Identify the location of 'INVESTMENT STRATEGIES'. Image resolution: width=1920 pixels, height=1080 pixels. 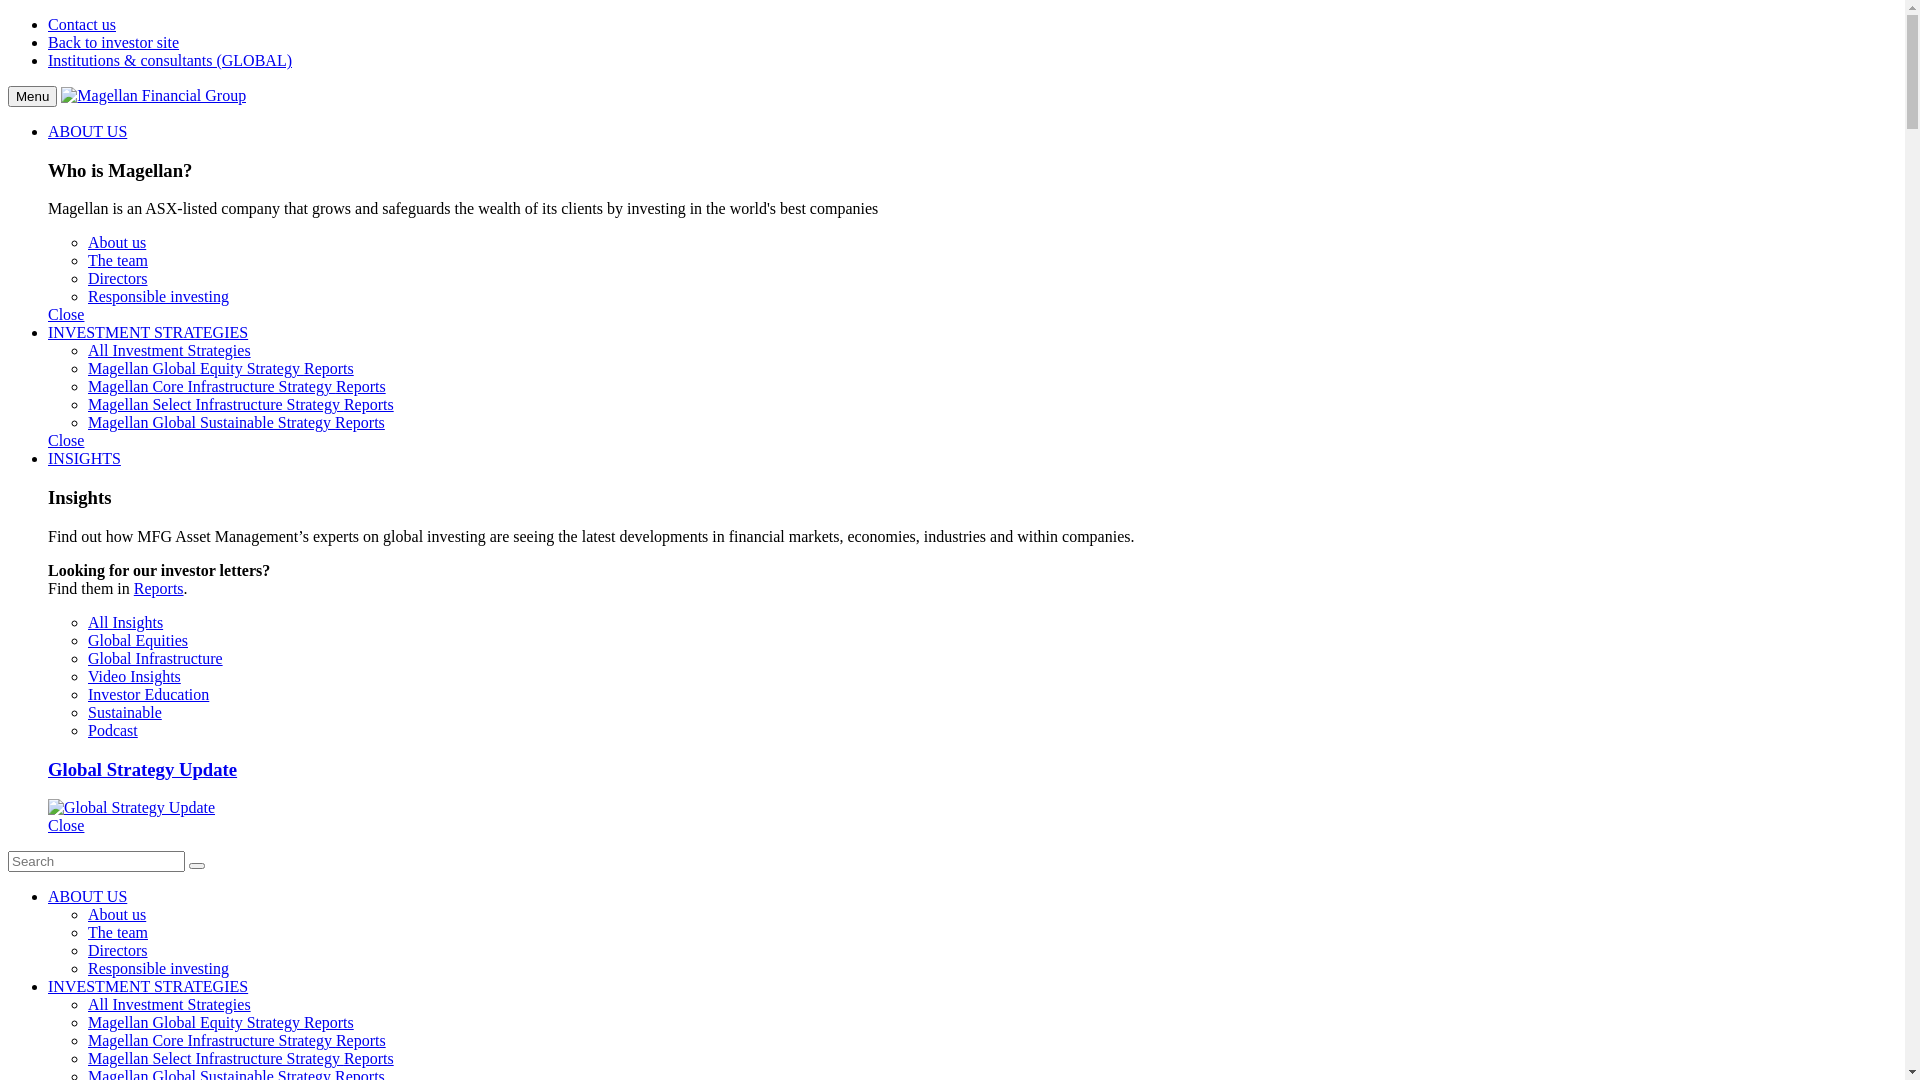
(48, 331).